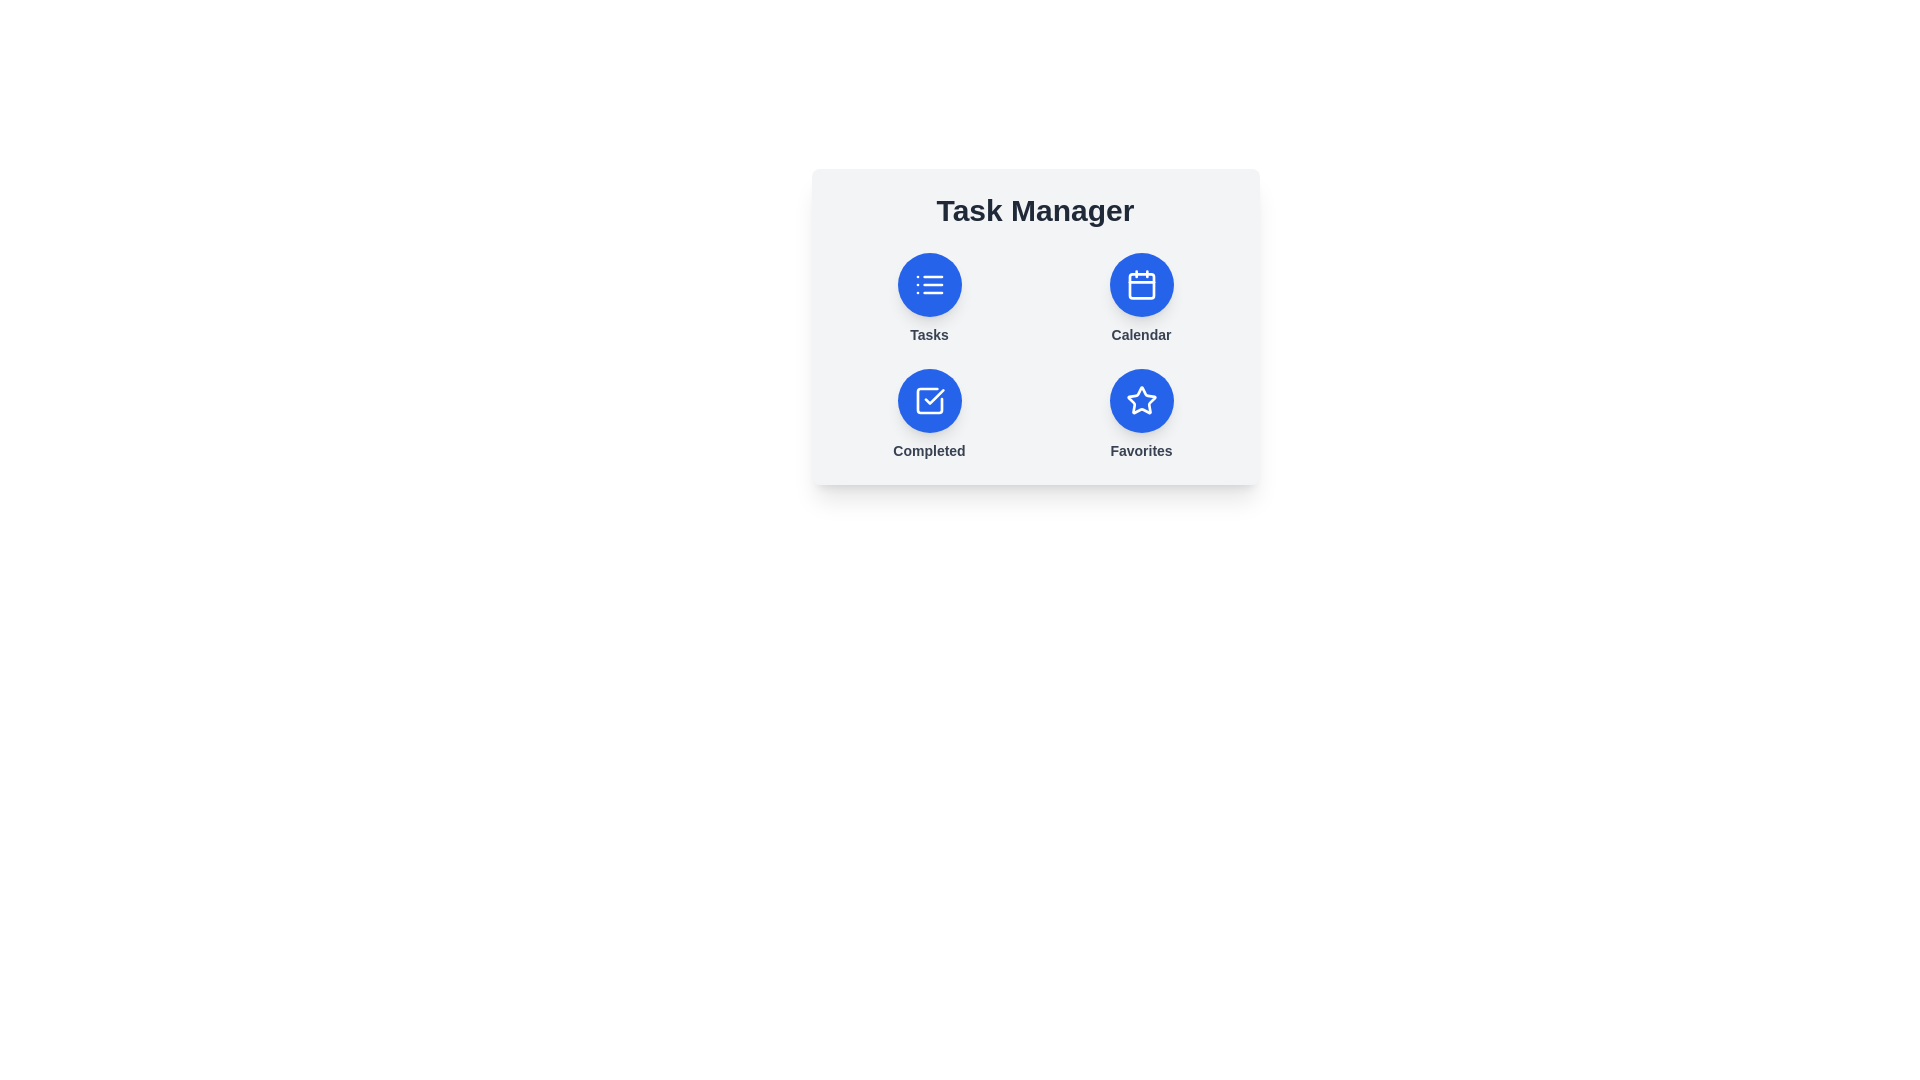  I want to click on the calendar button located below the 'Task Manager' title and to the right of the 'Tasks' button, so click(1141, 299).